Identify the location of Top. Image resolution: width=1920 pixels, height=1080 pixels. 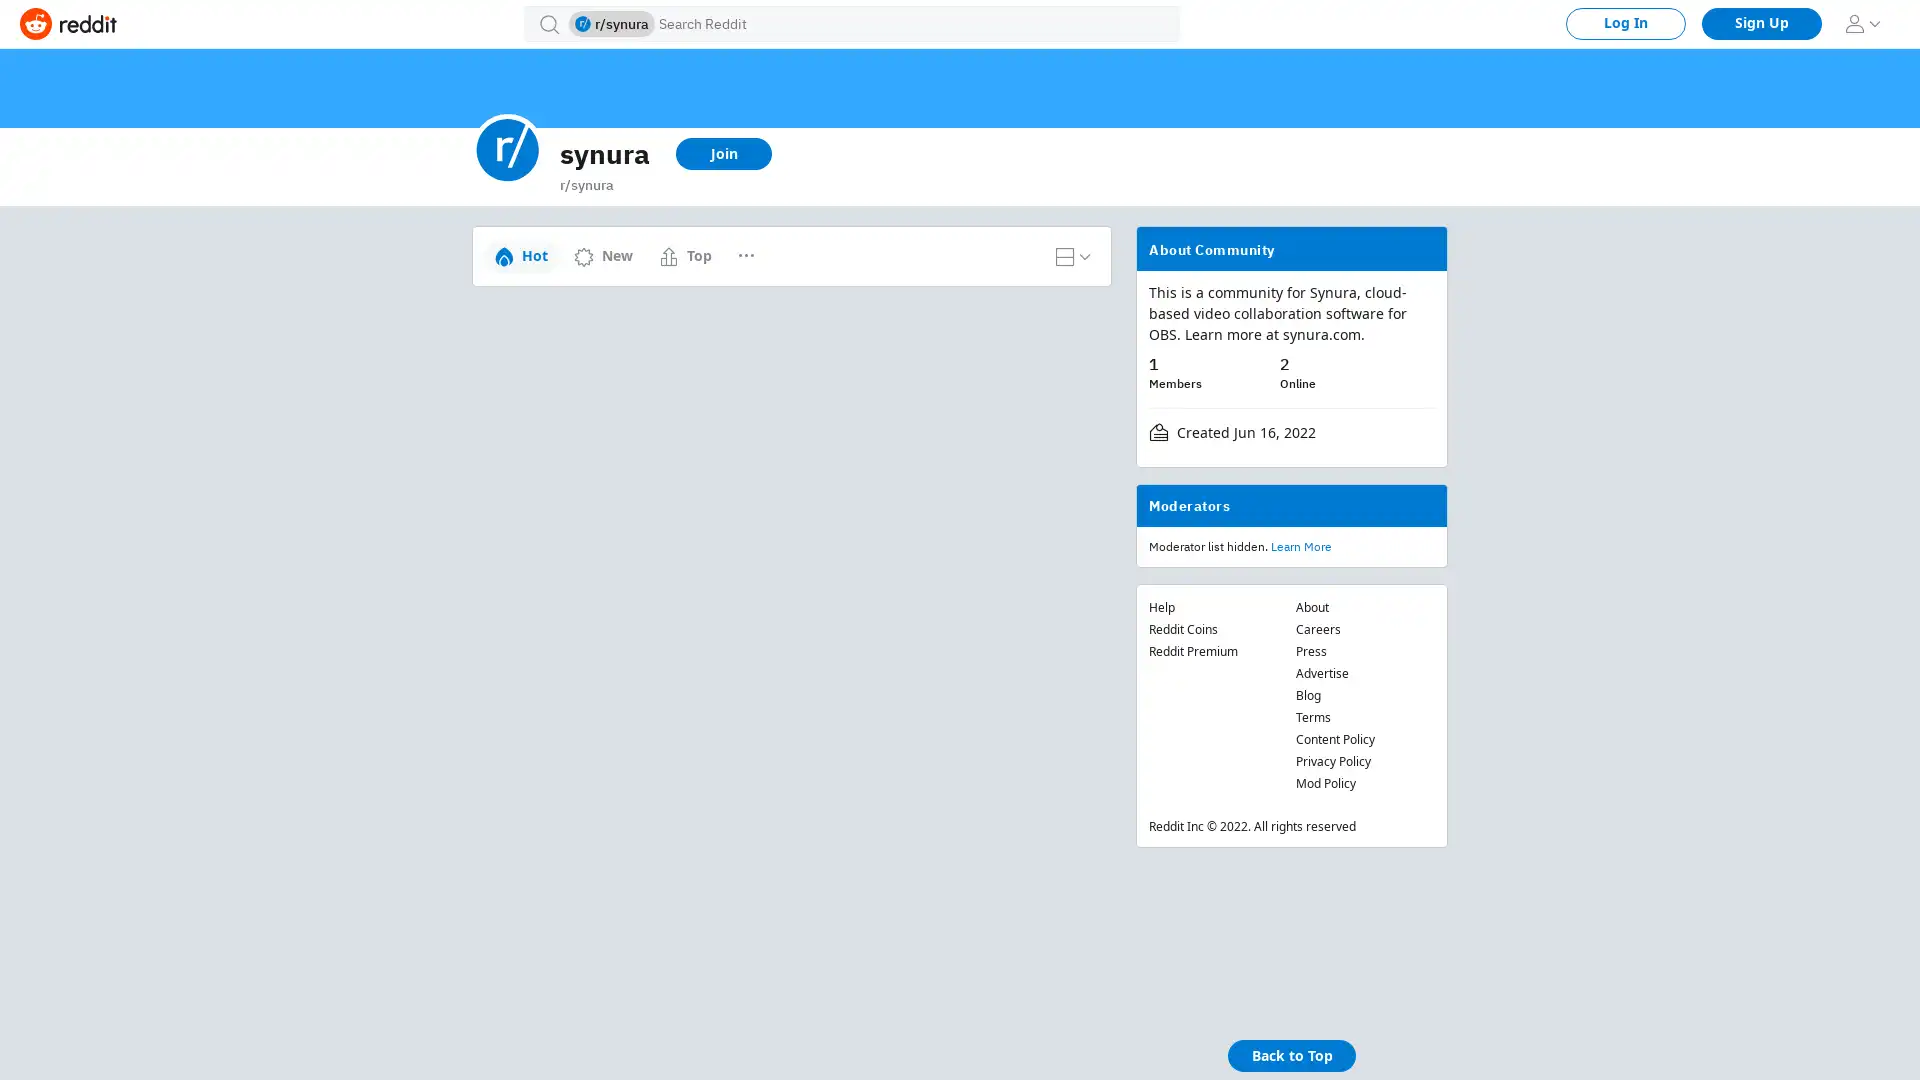
(685, 254).